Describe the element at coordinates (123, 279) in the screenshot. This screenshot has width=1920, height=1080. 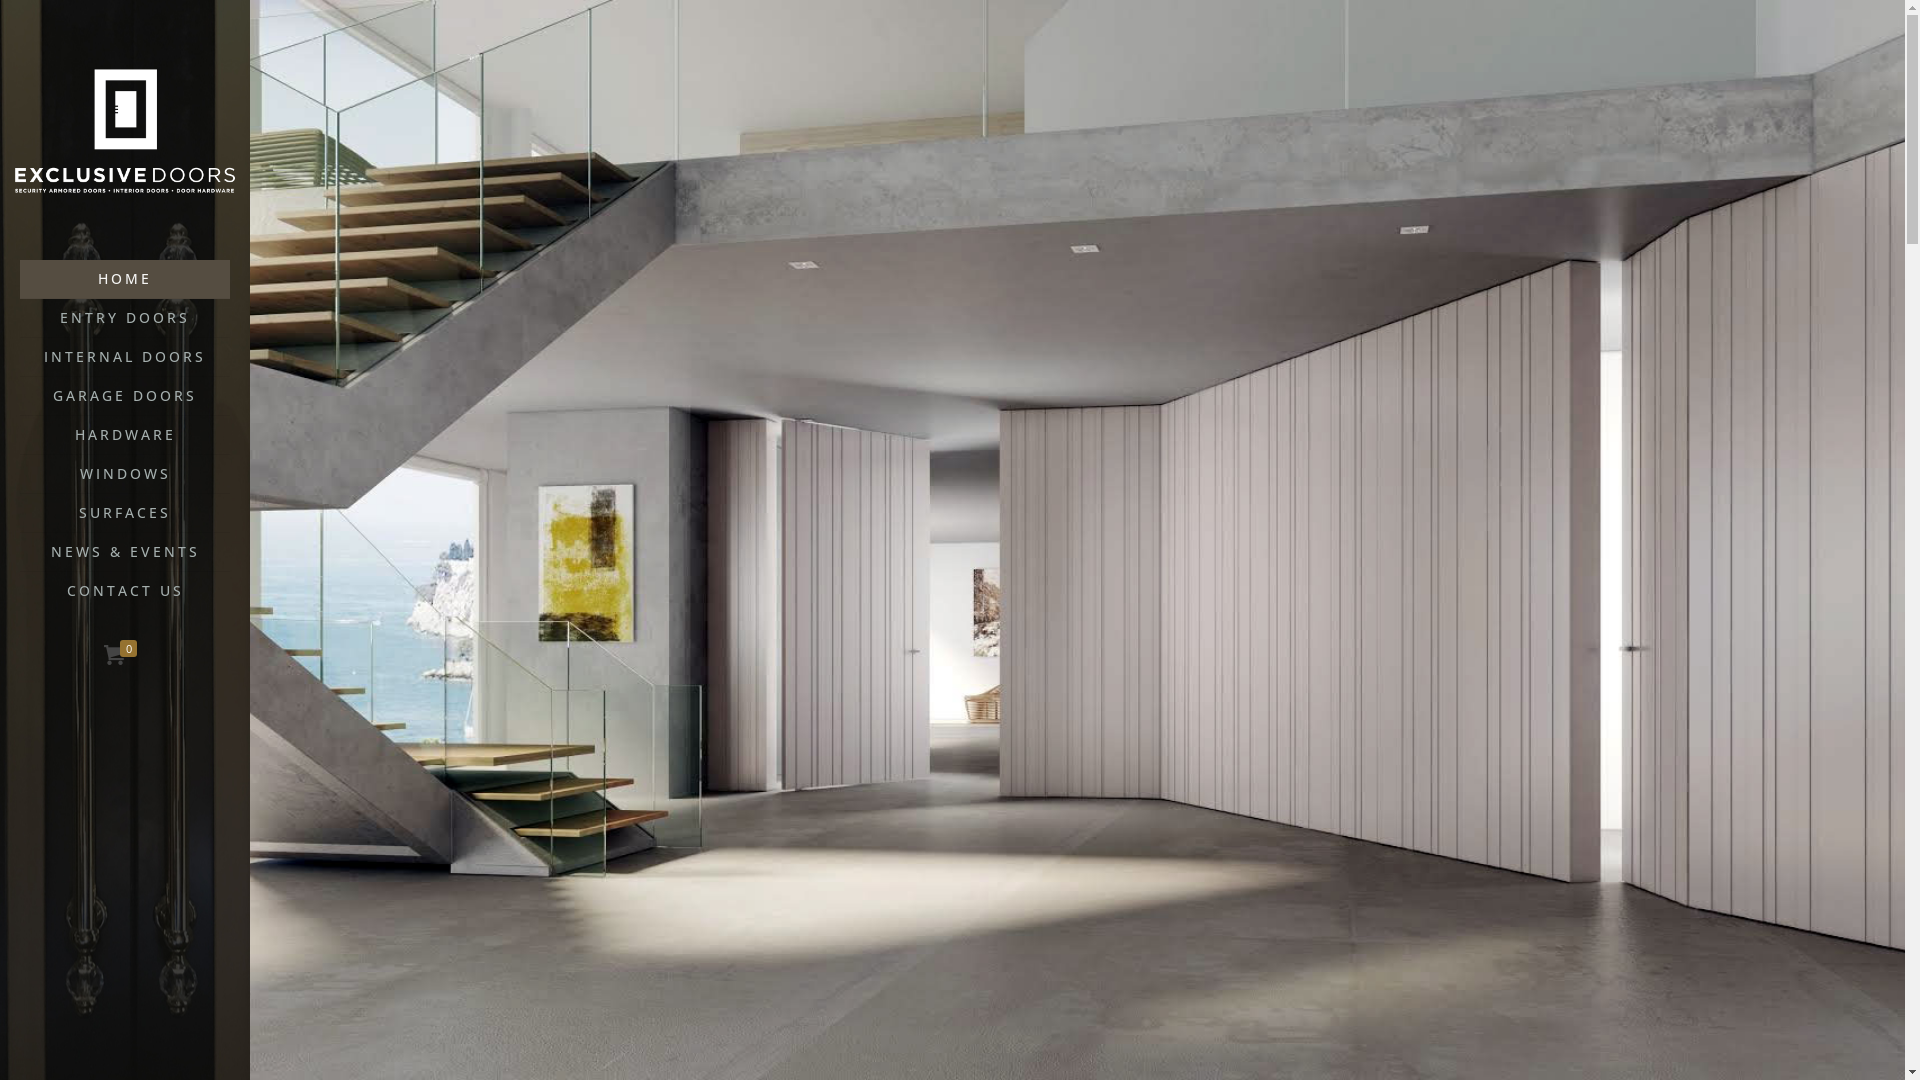
I see `'HOME'` at that location.